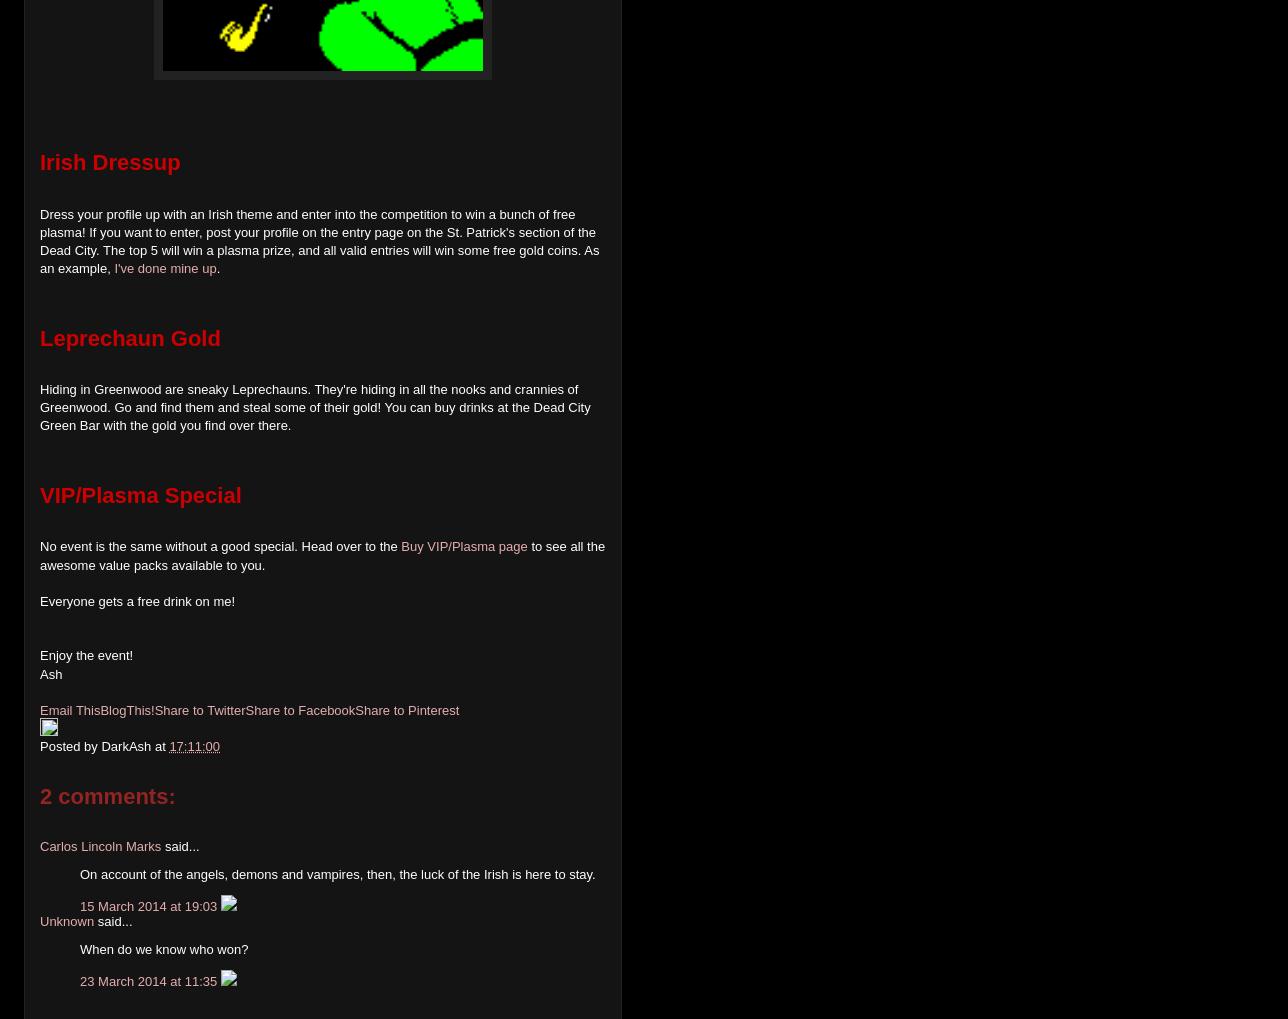  What do you see at coordinates (315, 406) in the screenshot?
I see `'Hiding in Greenwood are sneaky Leprechauns. They're hiding in all the nooks and crannies of Greenwood. Go and find them and steal some of their gold! You can buy drinks at the Dead City Green Bar with the gold you find over there.'` at bounding box center [315, 406].